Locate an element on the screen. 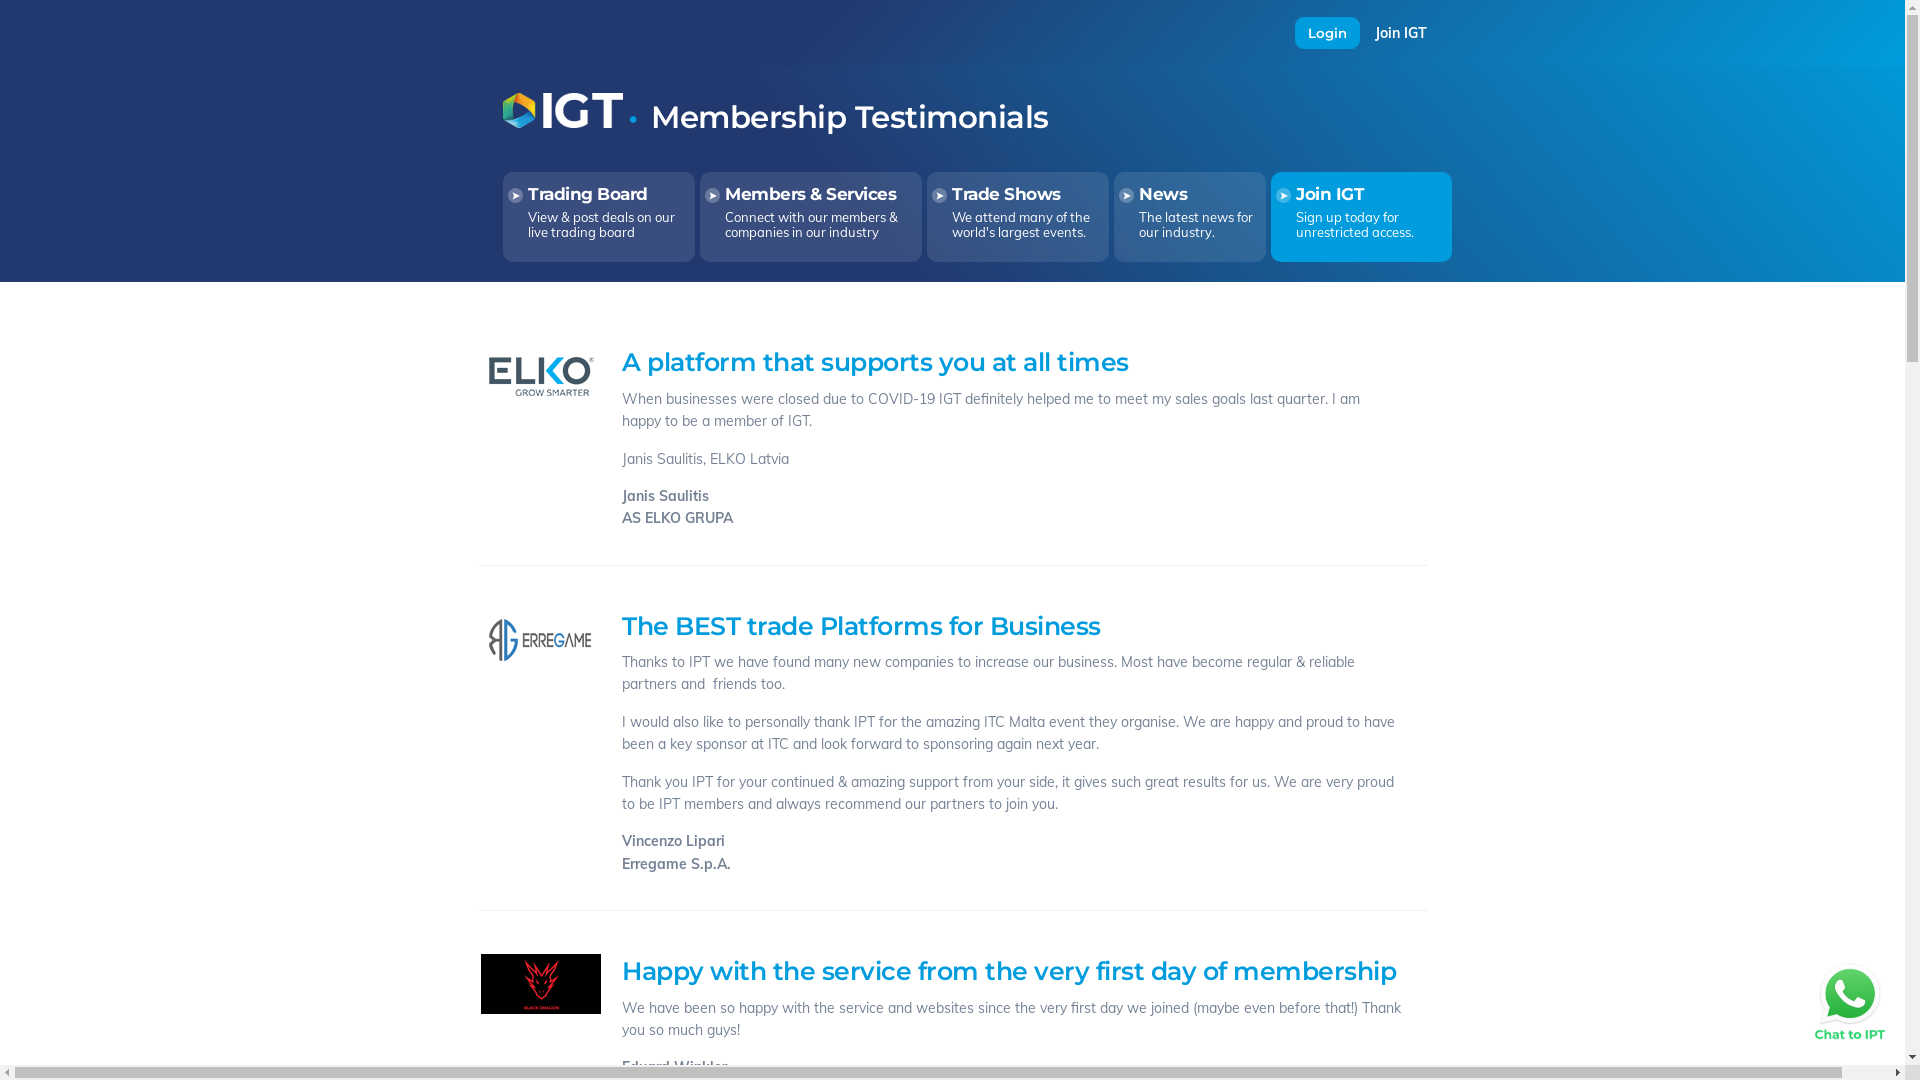  'Join IGT' is located at coordinates (1373, 33).